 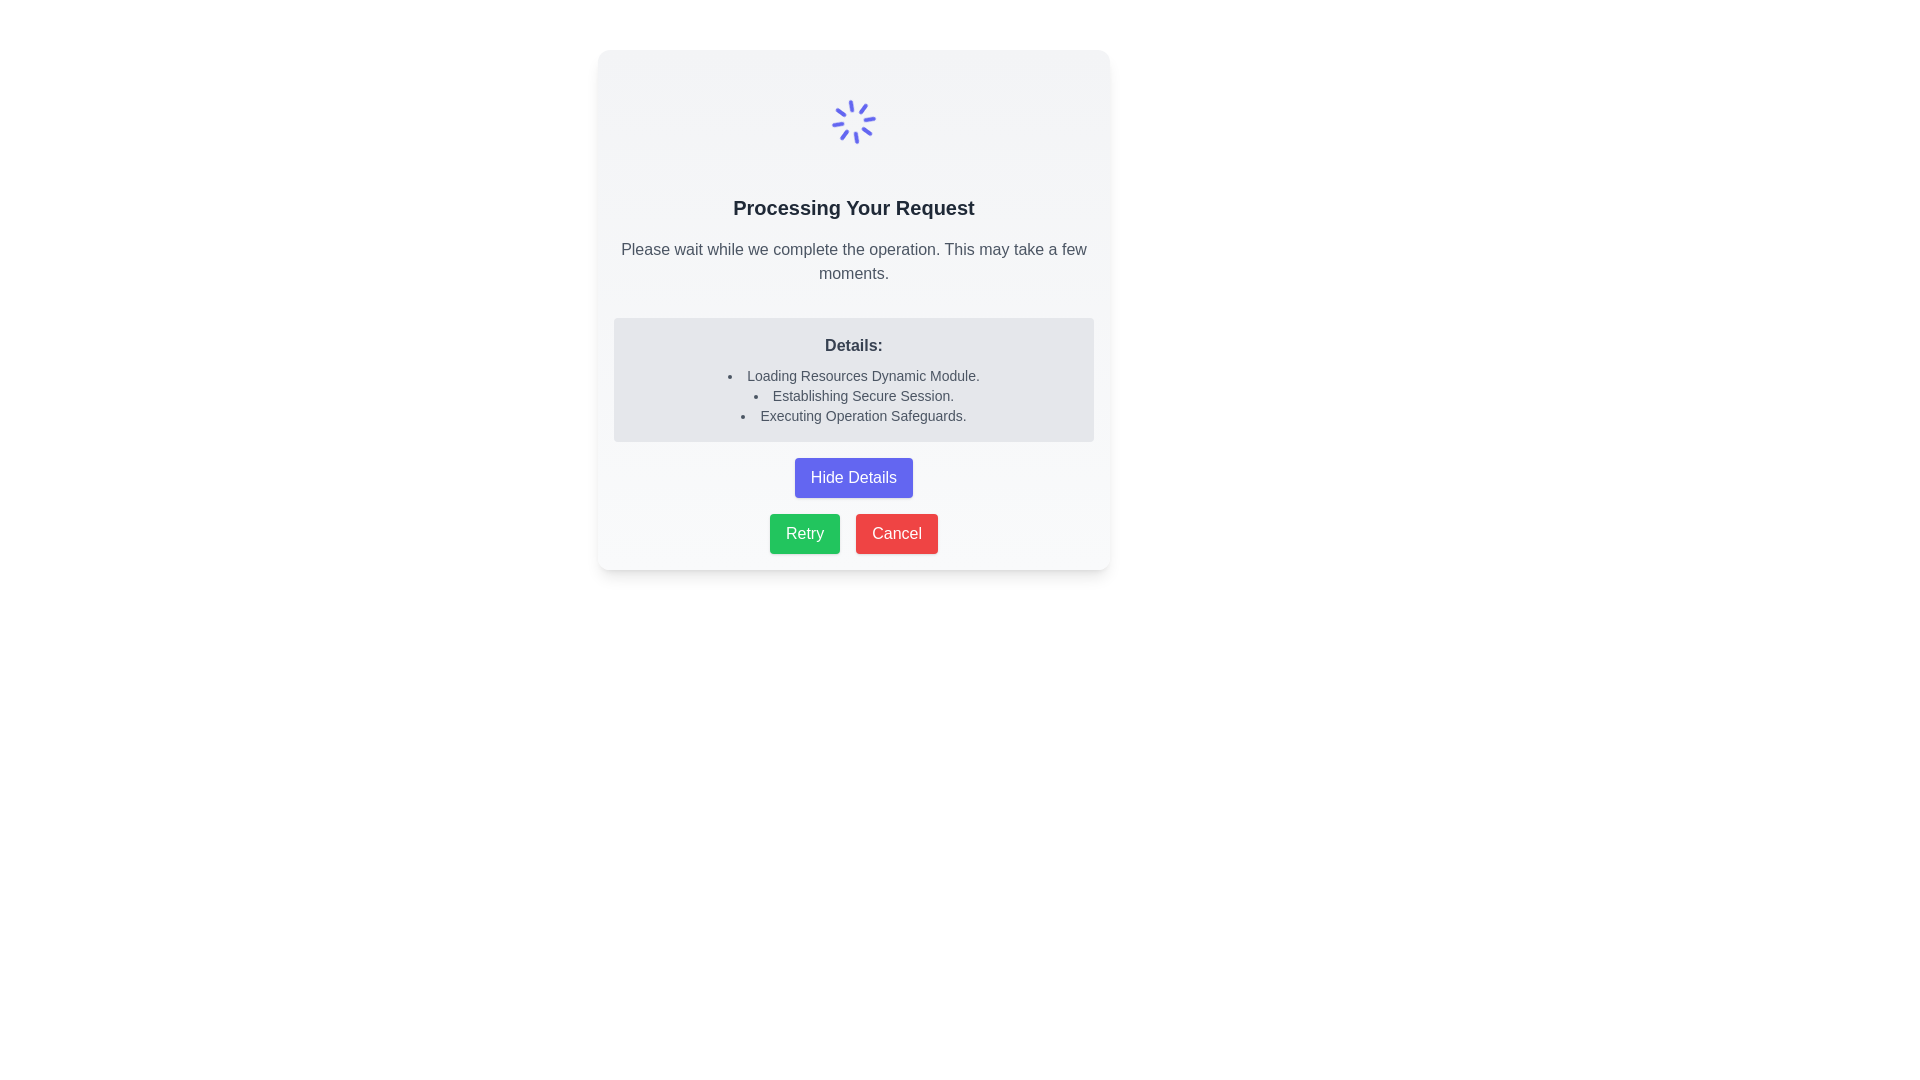 What do you see at coordinates (896, 532) in the screenshot?
I see `the 'Cancel' button, which is a rectangular button with white text on a red background, located as the second button from the left in a modal dialog` at bounding box center [896, 532].